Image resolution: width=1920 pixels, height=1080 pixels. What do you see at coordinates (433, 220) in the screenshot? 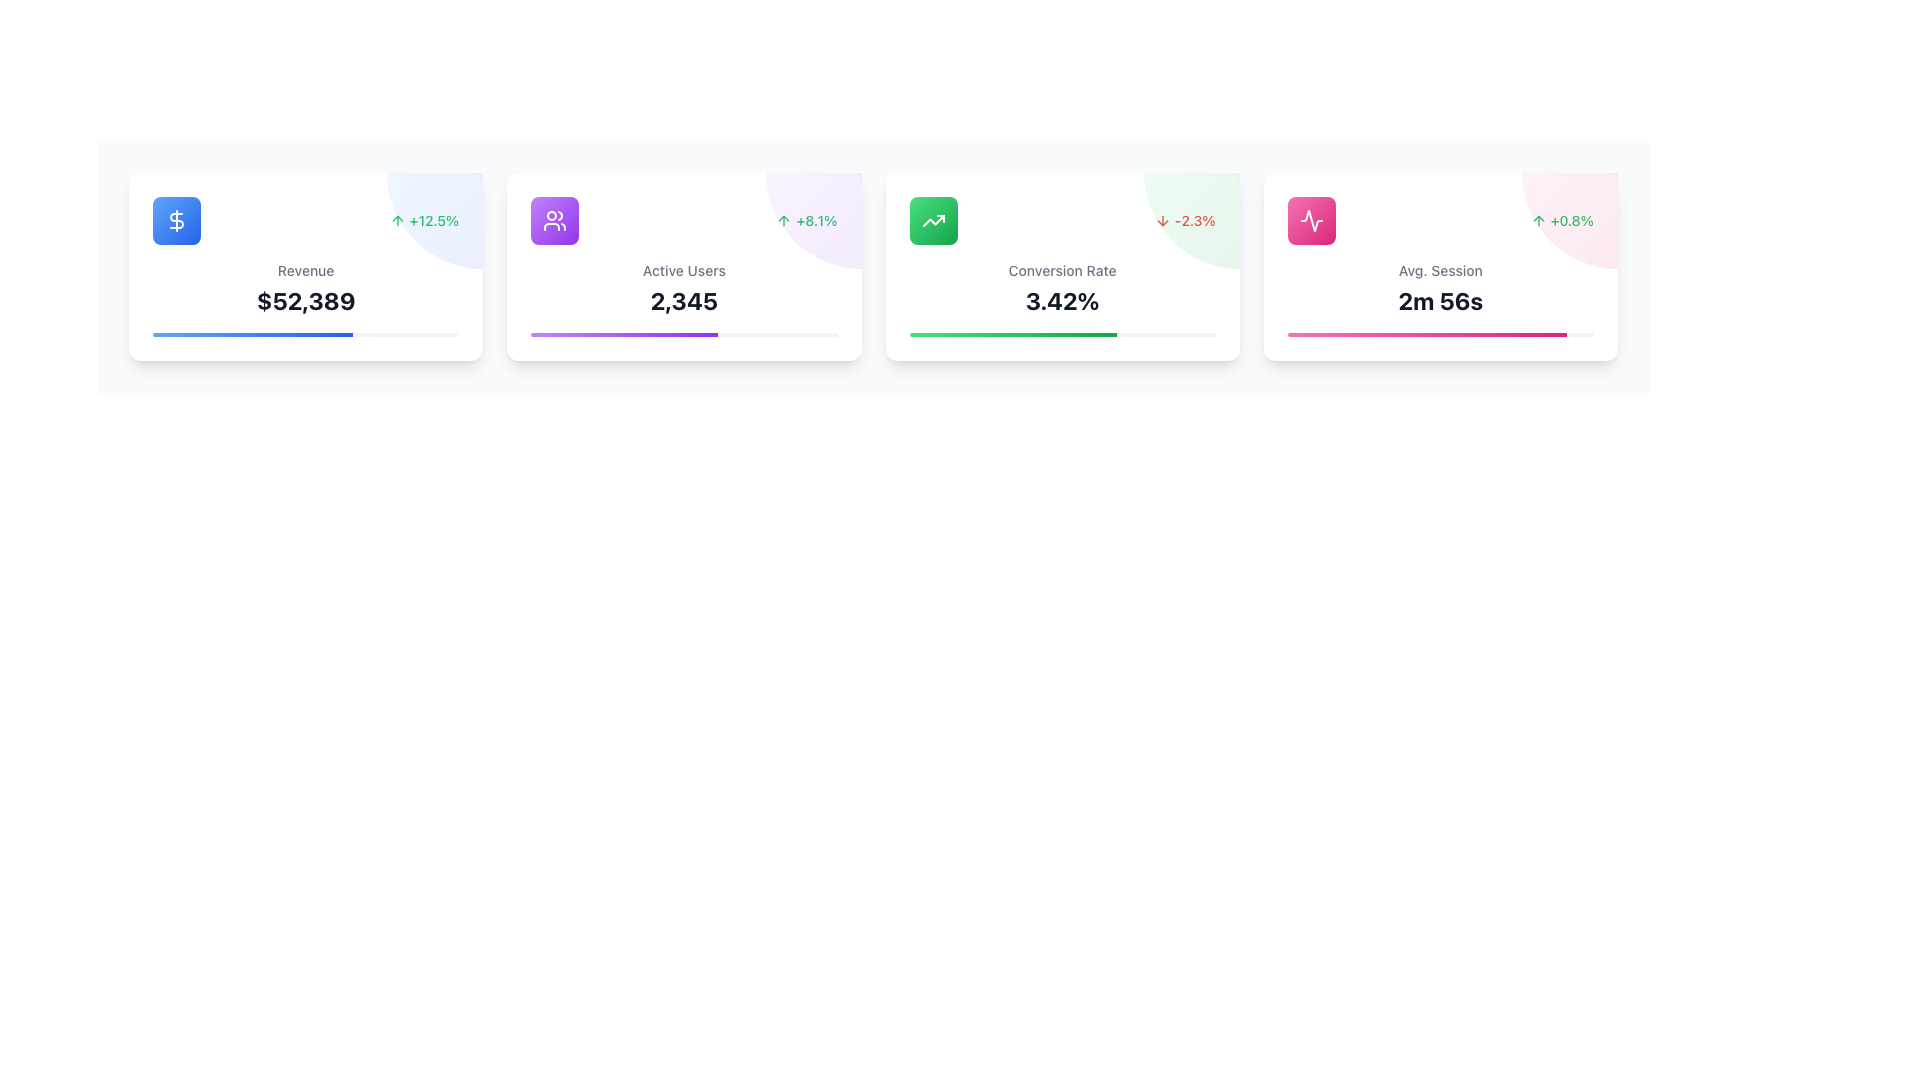
I see `the text label displaying the percentage '+12.5%'` at bounding box center [433, 220].